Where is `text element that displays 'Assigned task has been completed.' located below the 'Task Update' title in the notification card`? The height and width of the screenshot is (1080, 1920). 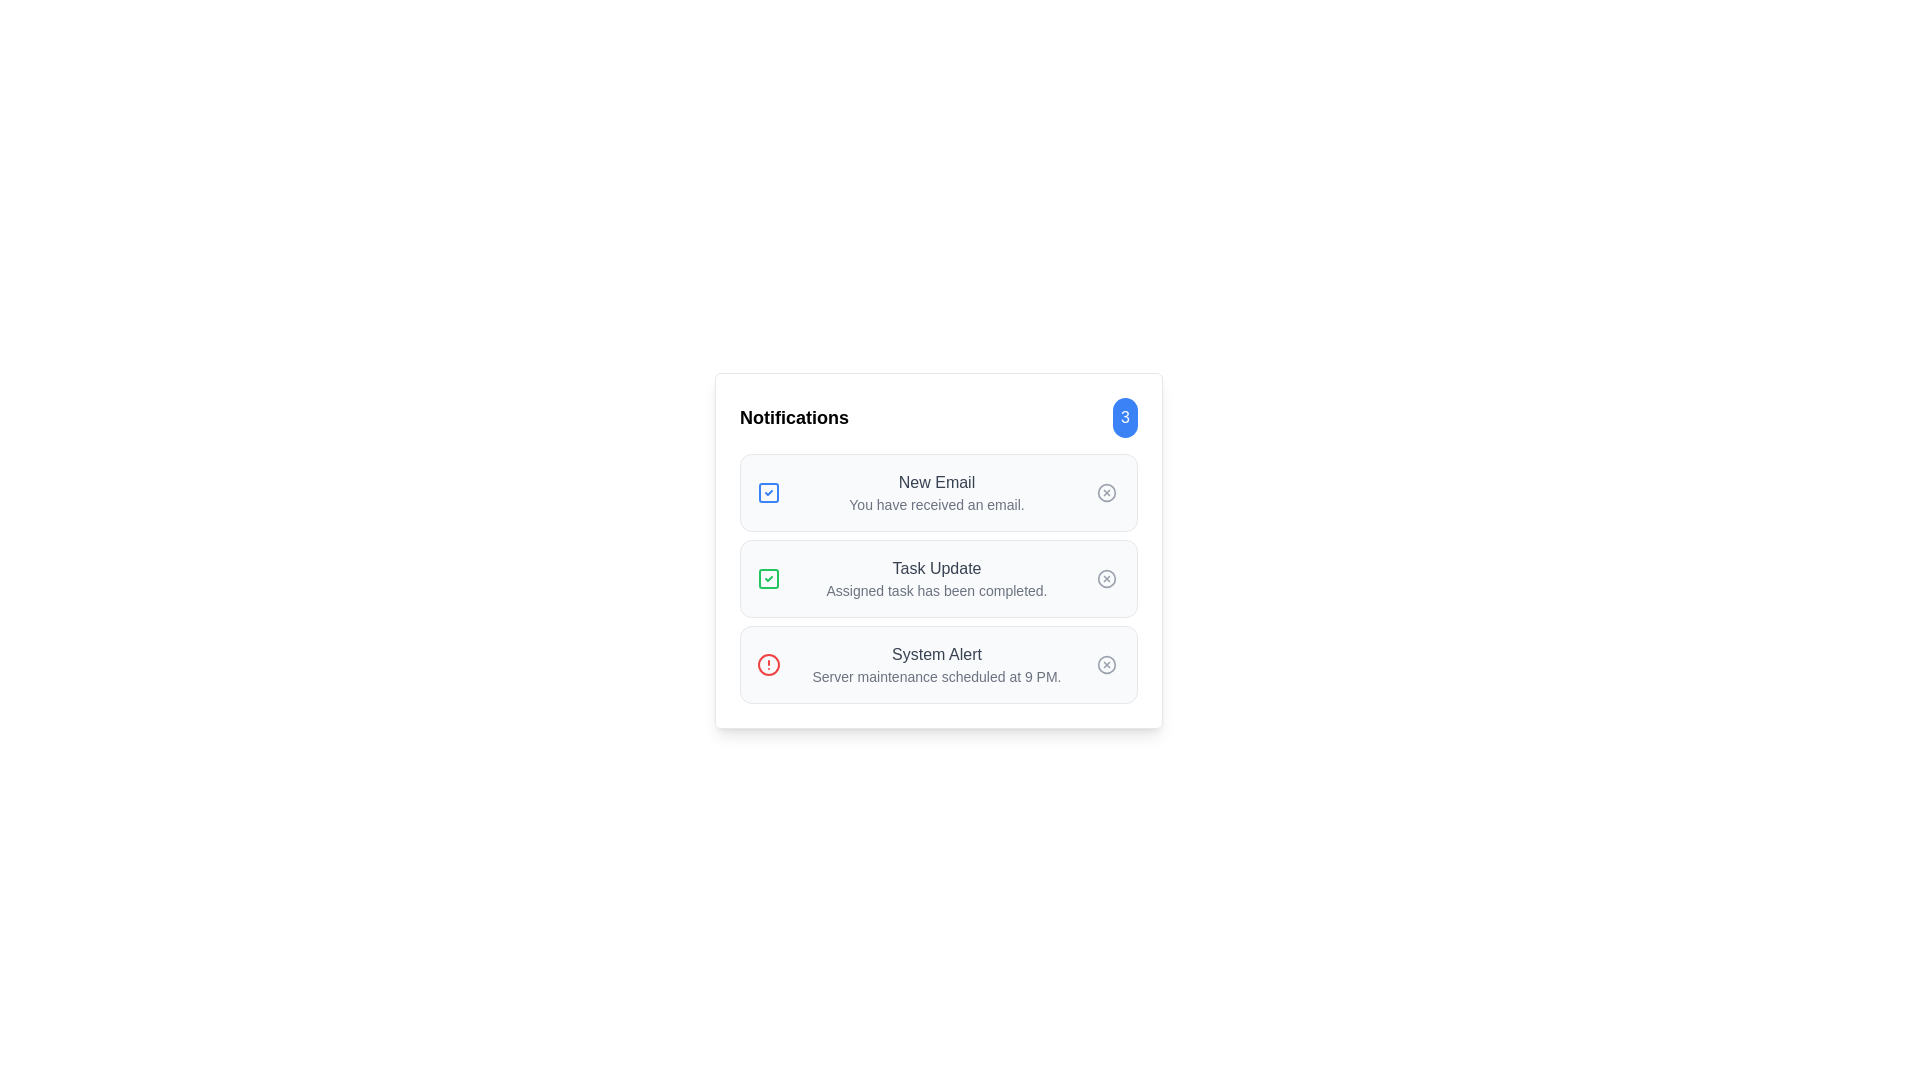 text element that displays 'Assigned task has been completed.' located below the 'Task Update' title in the notification card is located at coordinates (935, 589).